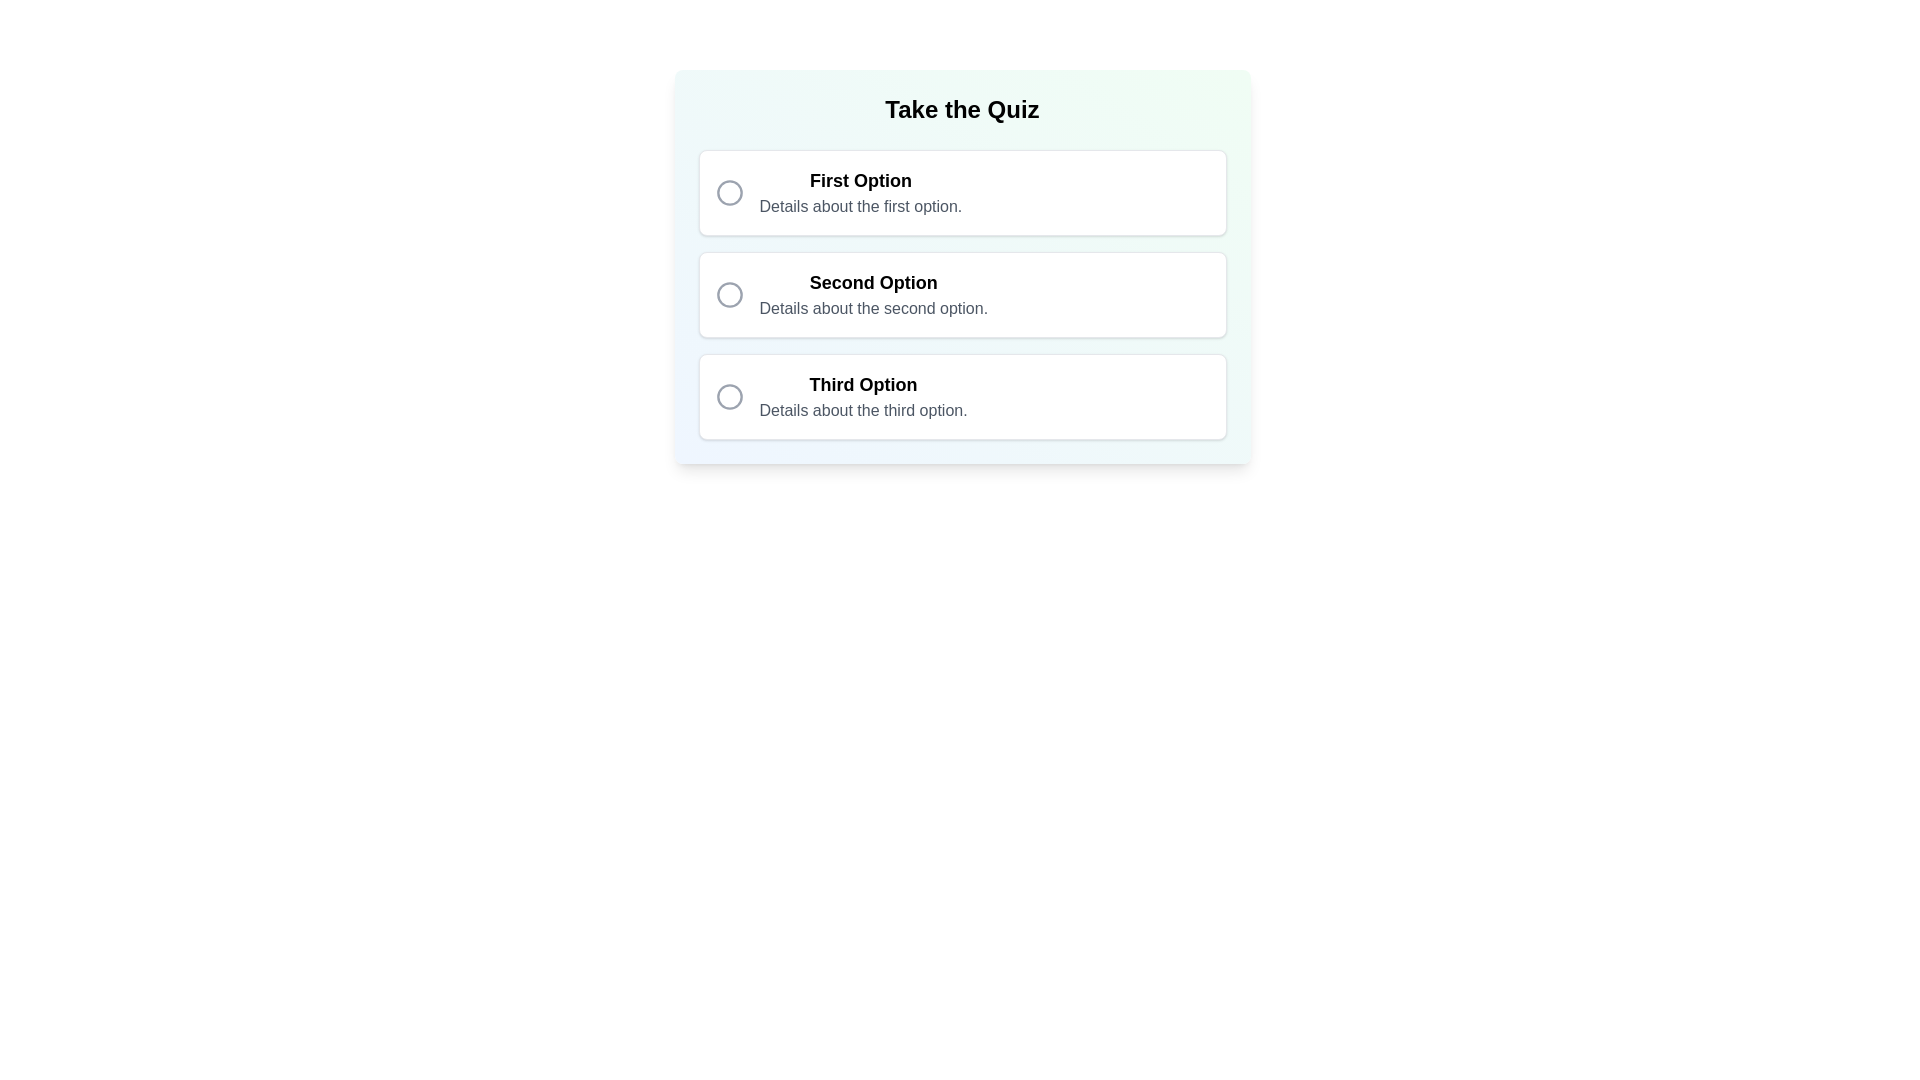  What do you see at coordinates (873, 294) in the screenshot?
I see `the Text block that displays the title and description of the second selectable option in a quiz interface to trigger the tooltip` at bounding box center [873, 294].